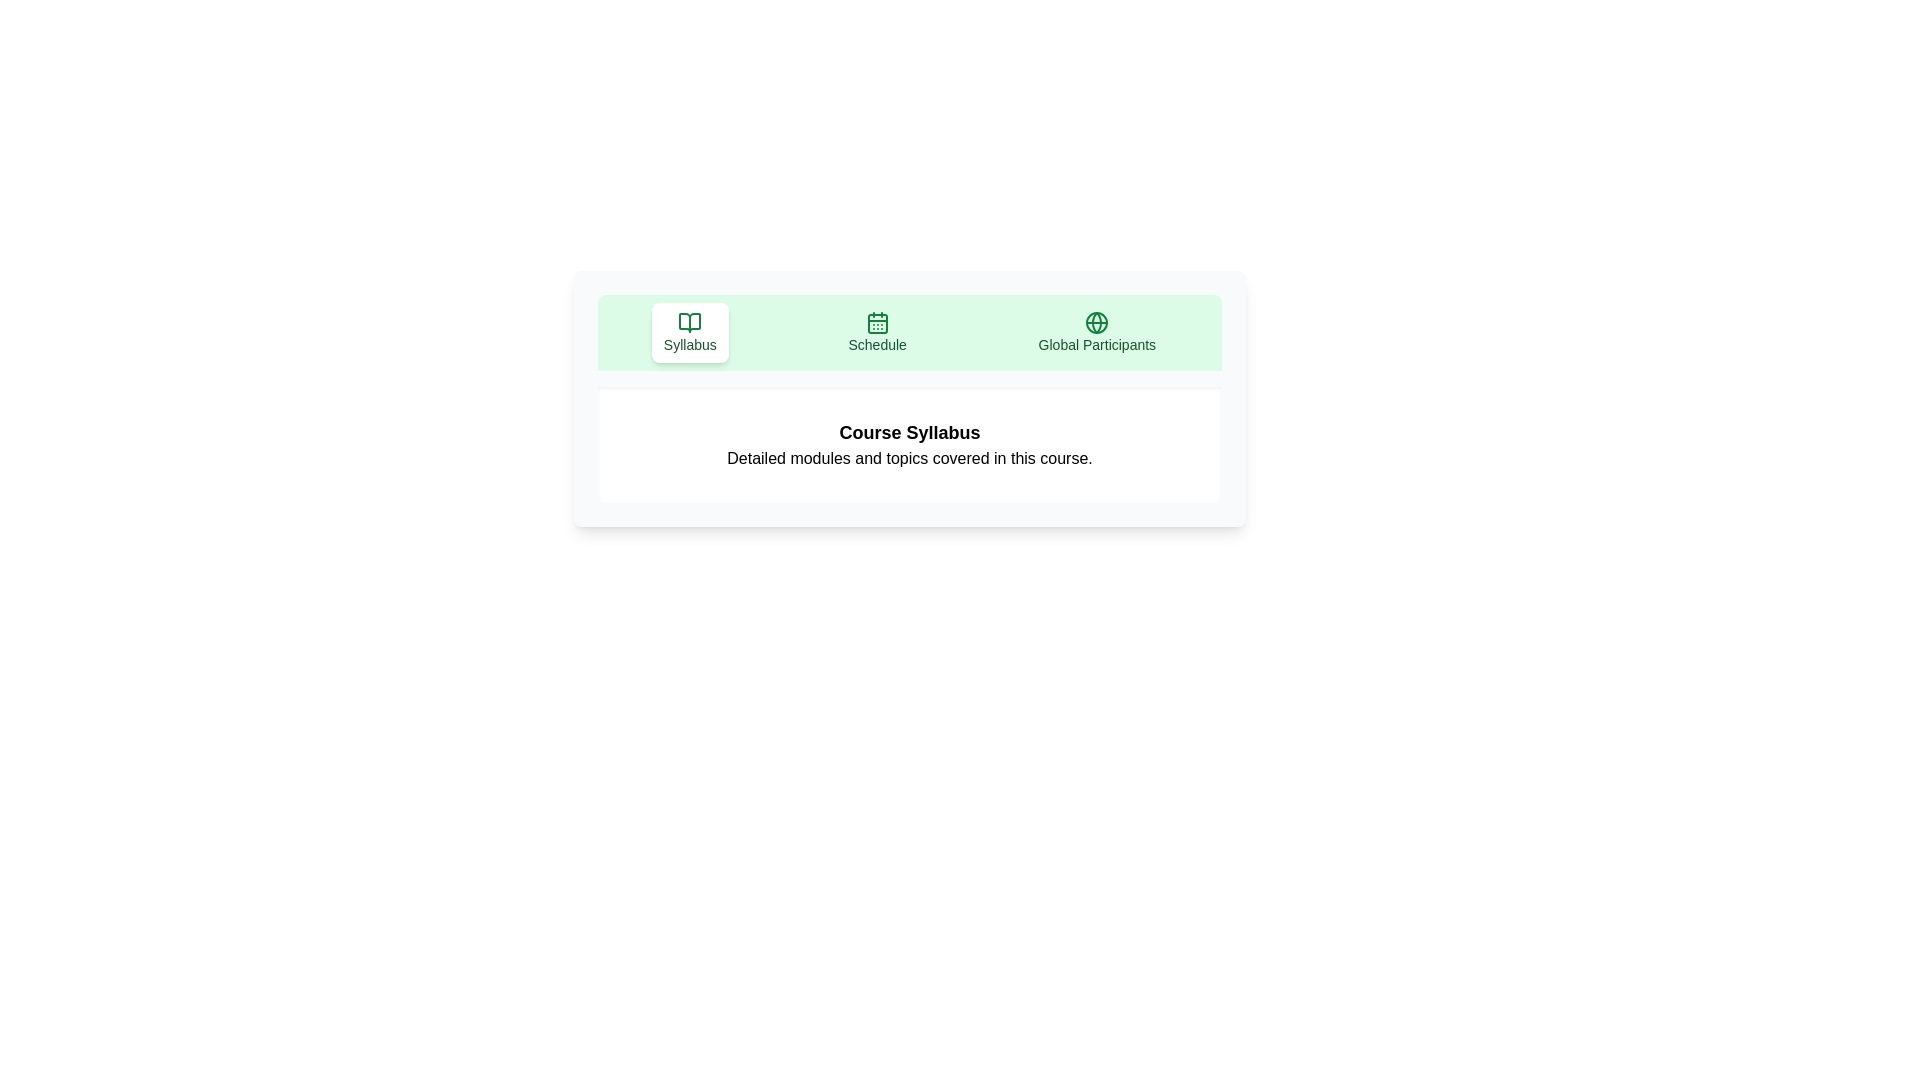 The image size is (1920, 1080). What do you see at coordinates (877, 331) in the screenshot?
I see `the Schedule tab to view its content` at bounding box center [877, 331].